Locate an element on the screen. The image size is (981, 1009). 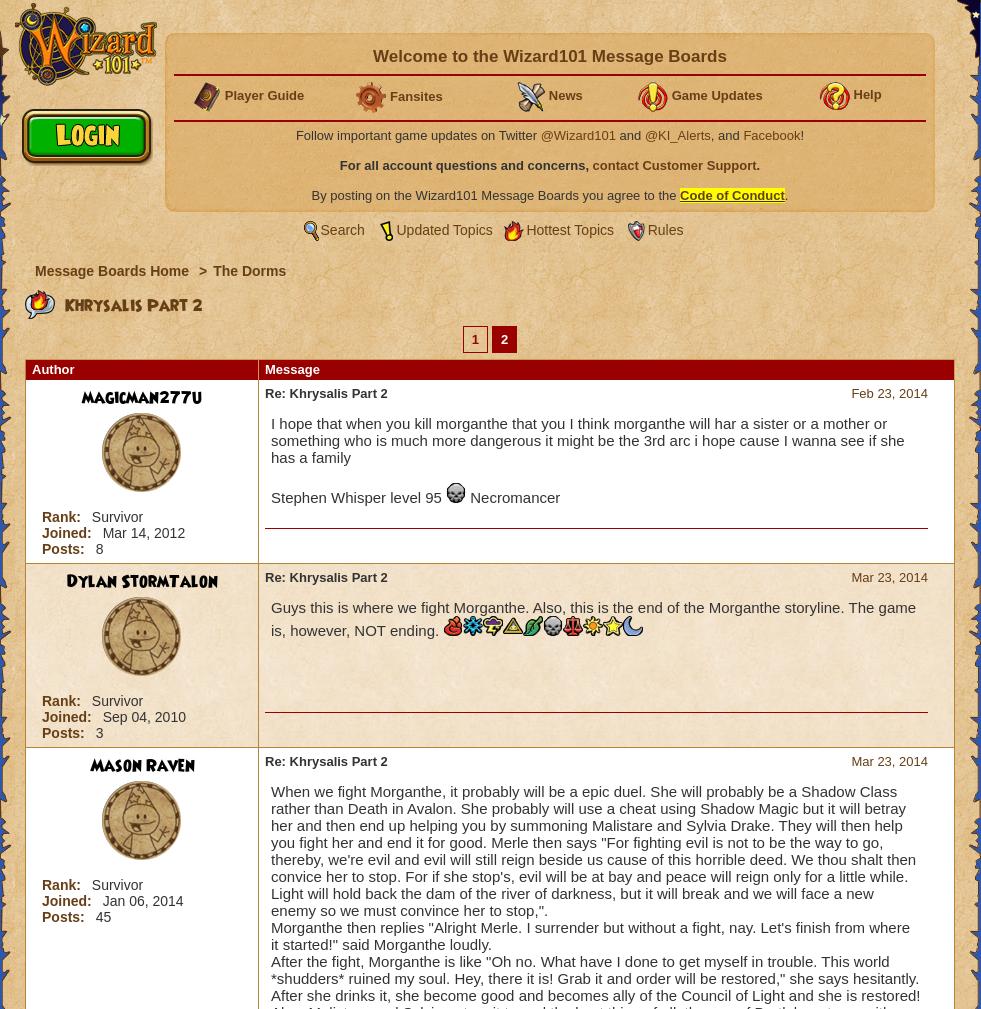
'Khrysalis Part 2' is located at coordinates (60, 305).